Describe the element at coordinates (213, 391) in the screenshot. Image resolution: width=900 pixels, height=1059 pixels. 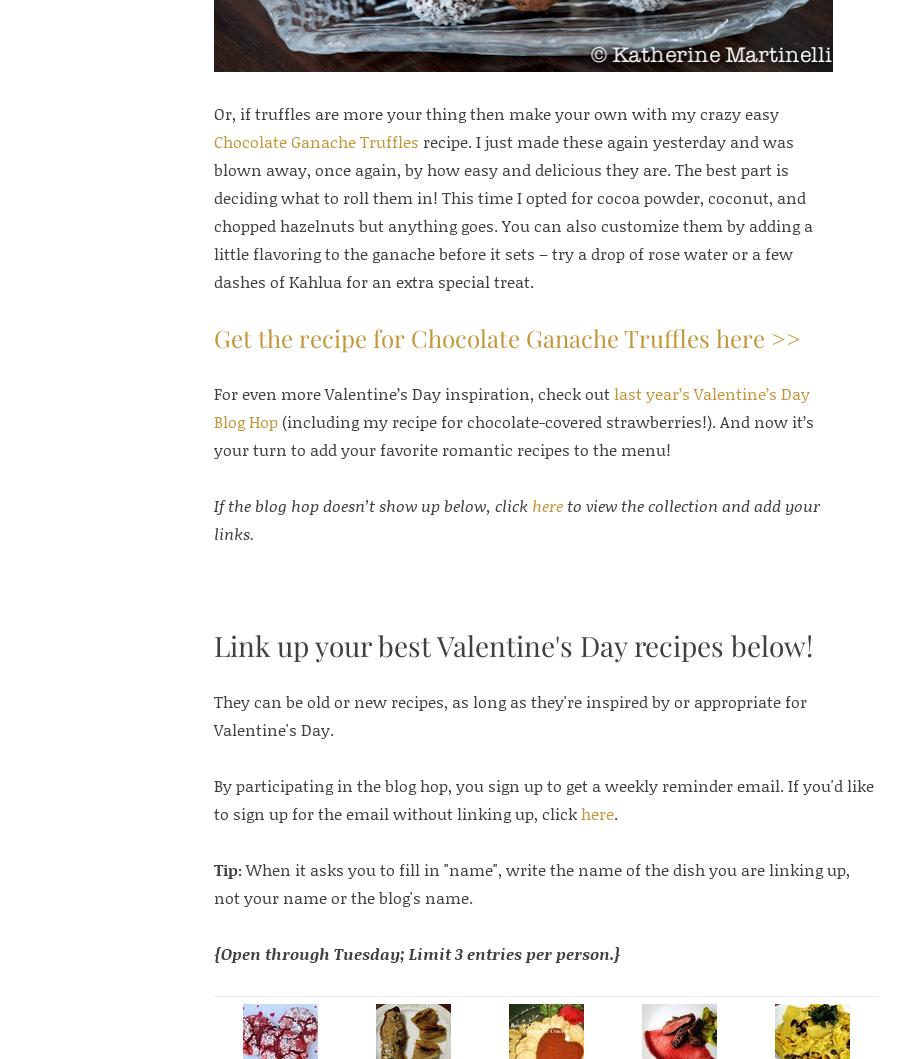
I see `'For even more Valentine’s Day inspiration, check out'` at that location.